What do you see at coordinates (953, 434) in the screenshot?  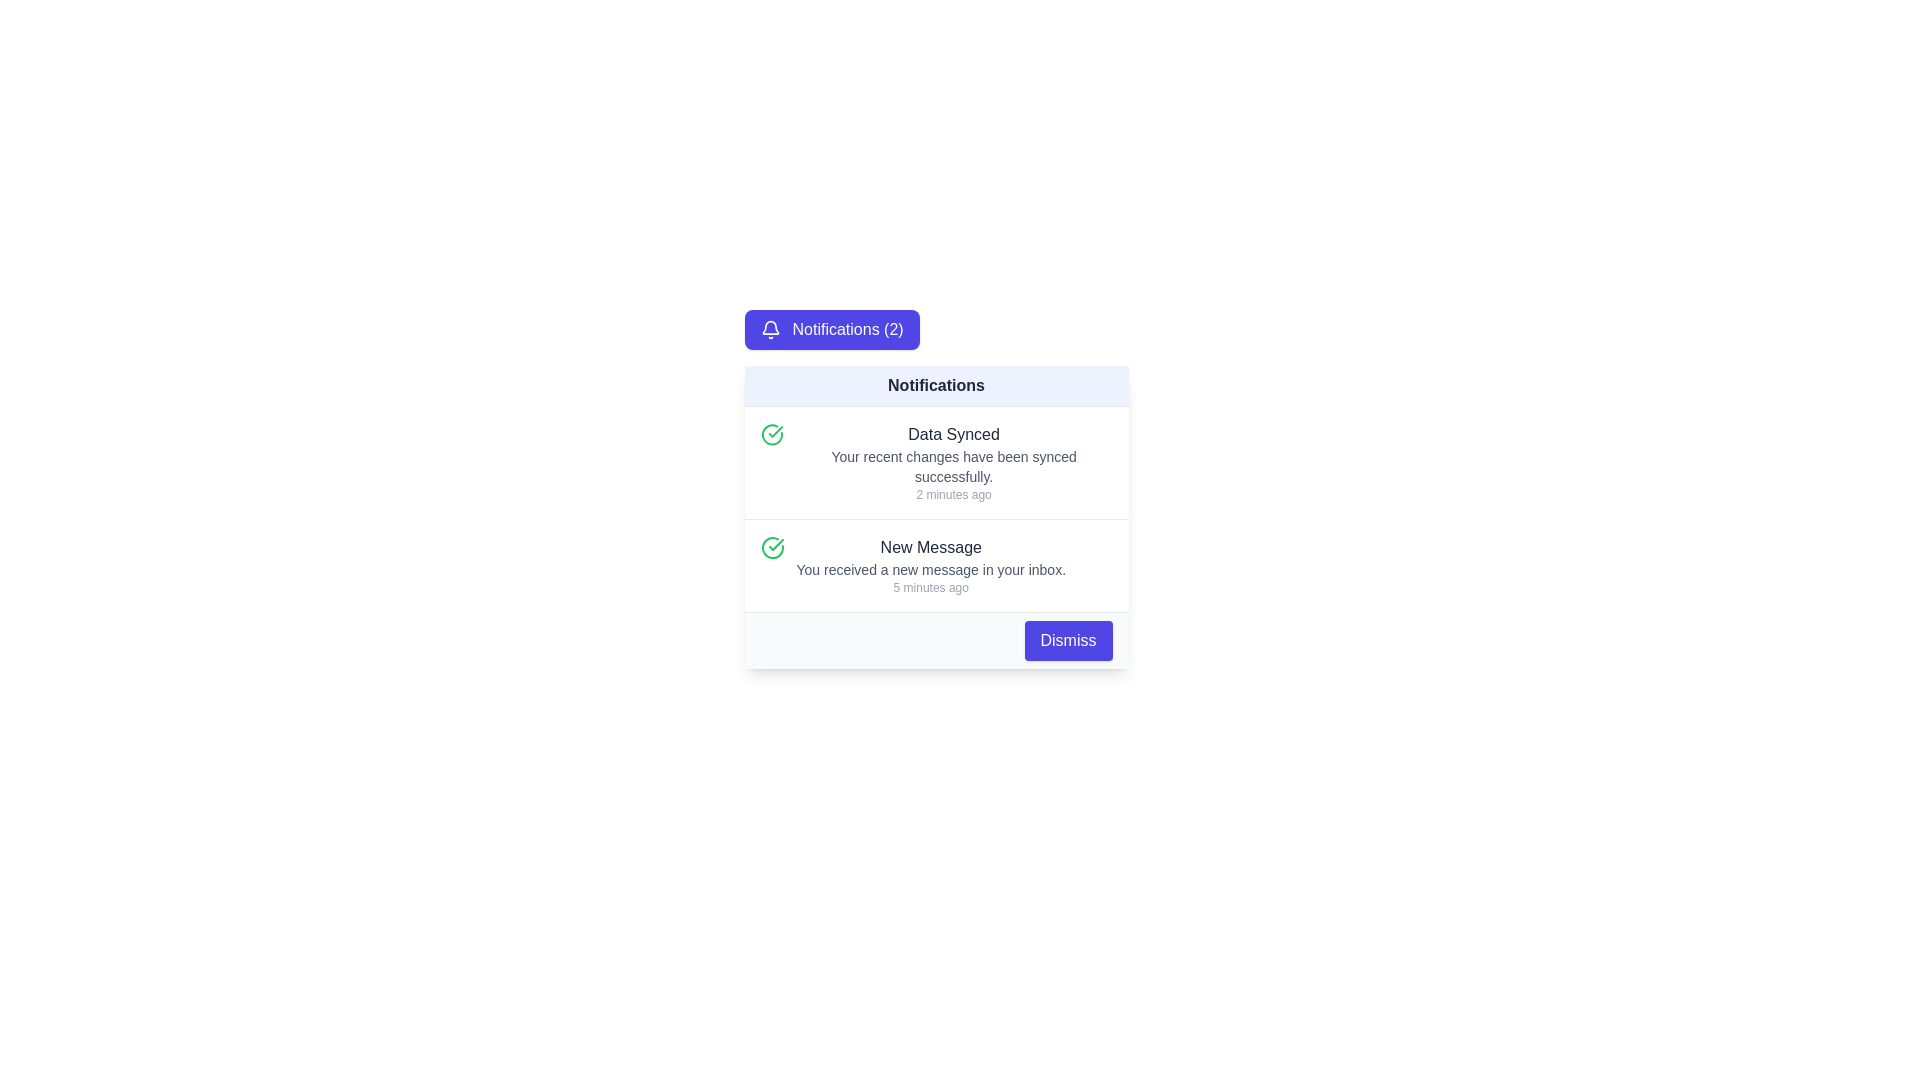 I see `text element displaying 'Data Synced', which is styled in bold and dark gray, located at the center of the notification card` at bounding box center [953, 434].